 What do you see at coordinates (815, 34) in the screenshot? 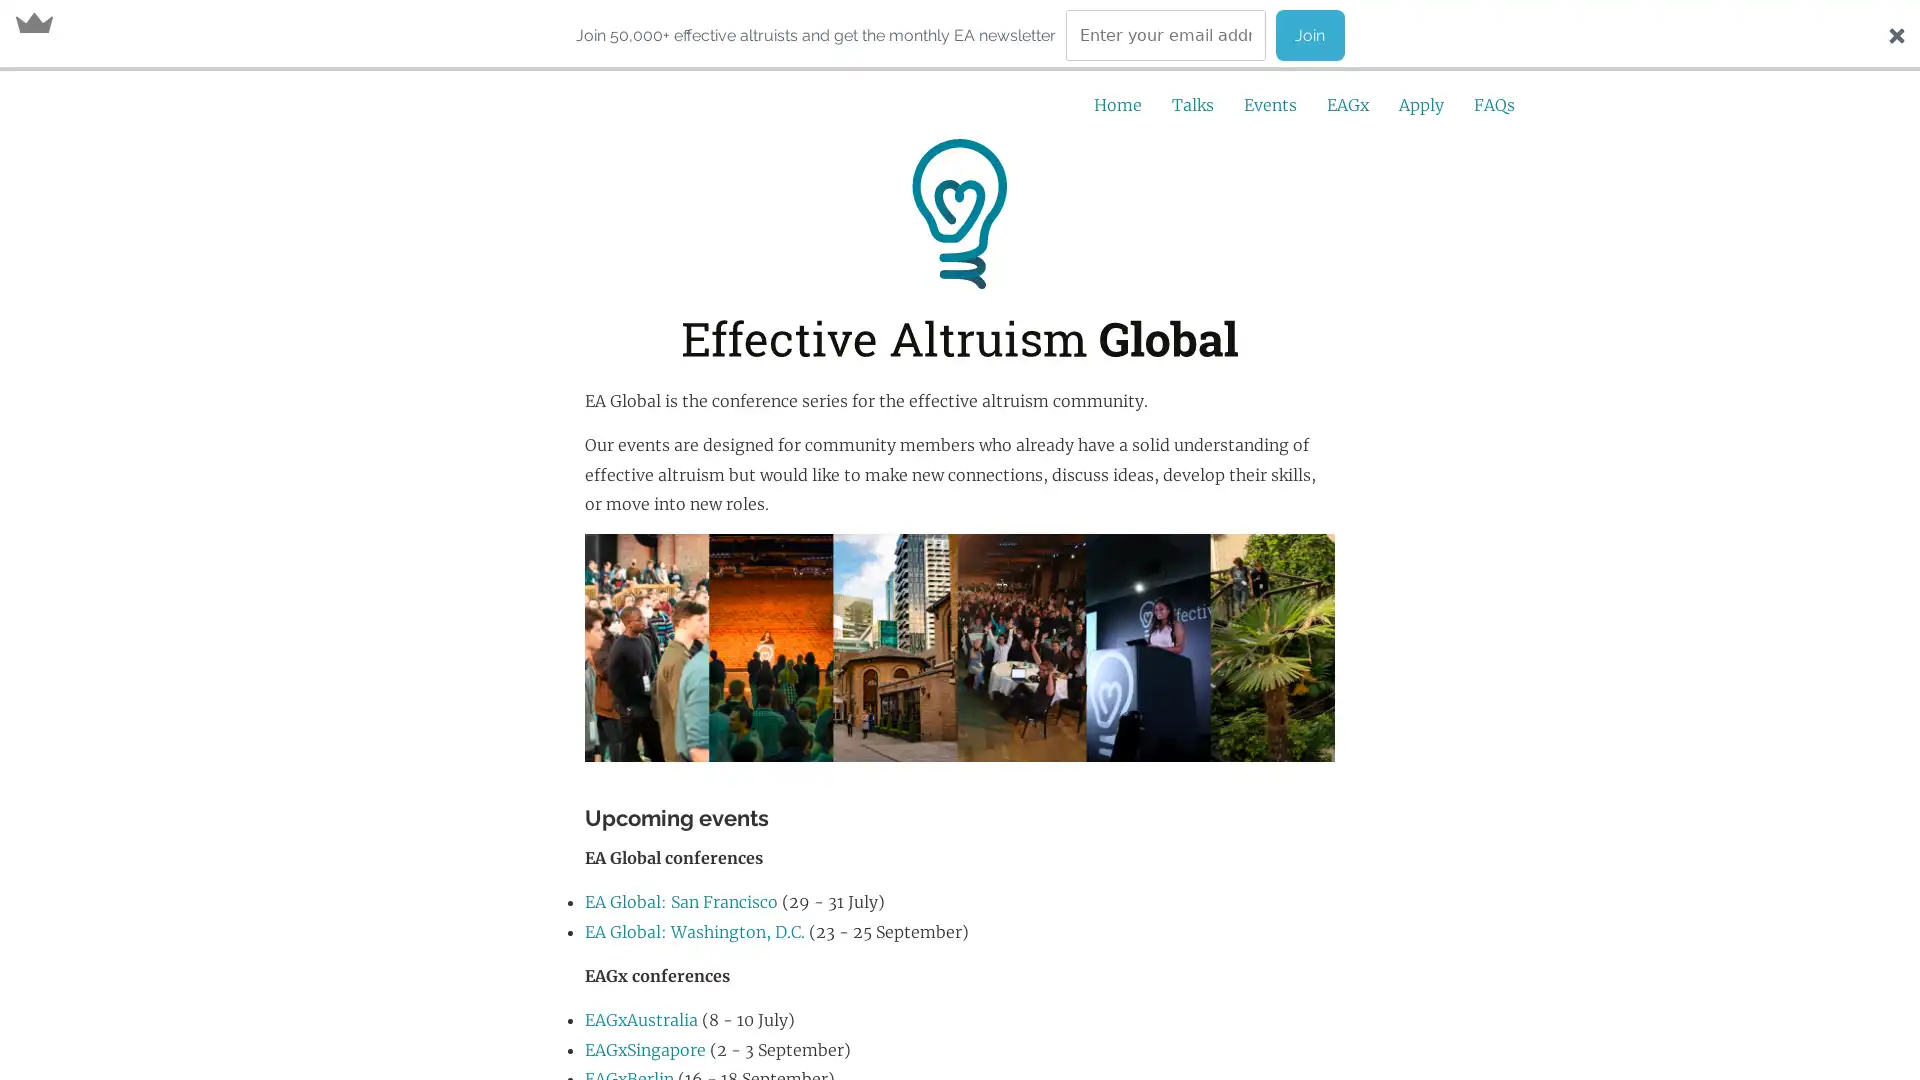
I see `Join 50,000+ effective altruists and get the monthly EA newsletter` at bounding box center [815, 34].